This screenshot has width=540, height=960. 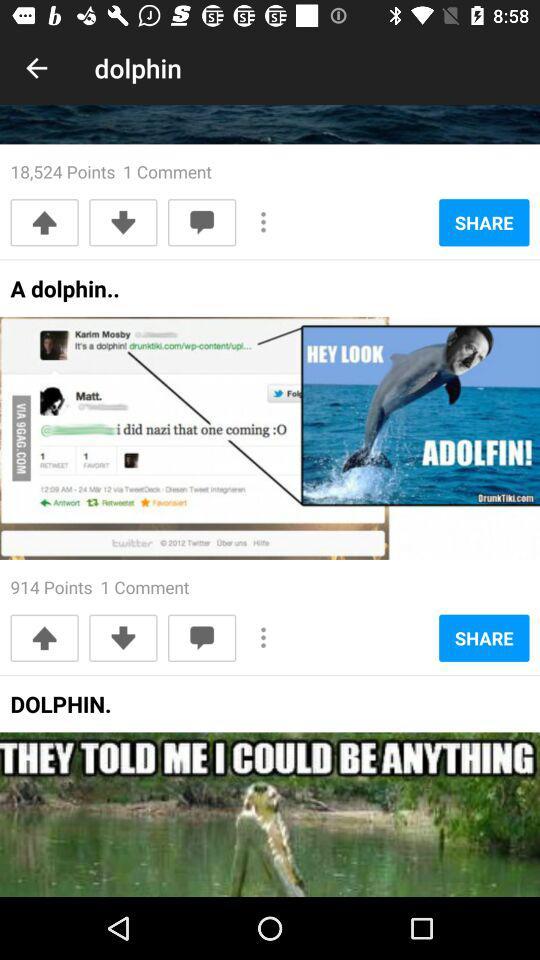 What do you see at coordinates (111, 170) in the screenshot?
I see `the 18 524 points icon` at bounding box center [111, 170].